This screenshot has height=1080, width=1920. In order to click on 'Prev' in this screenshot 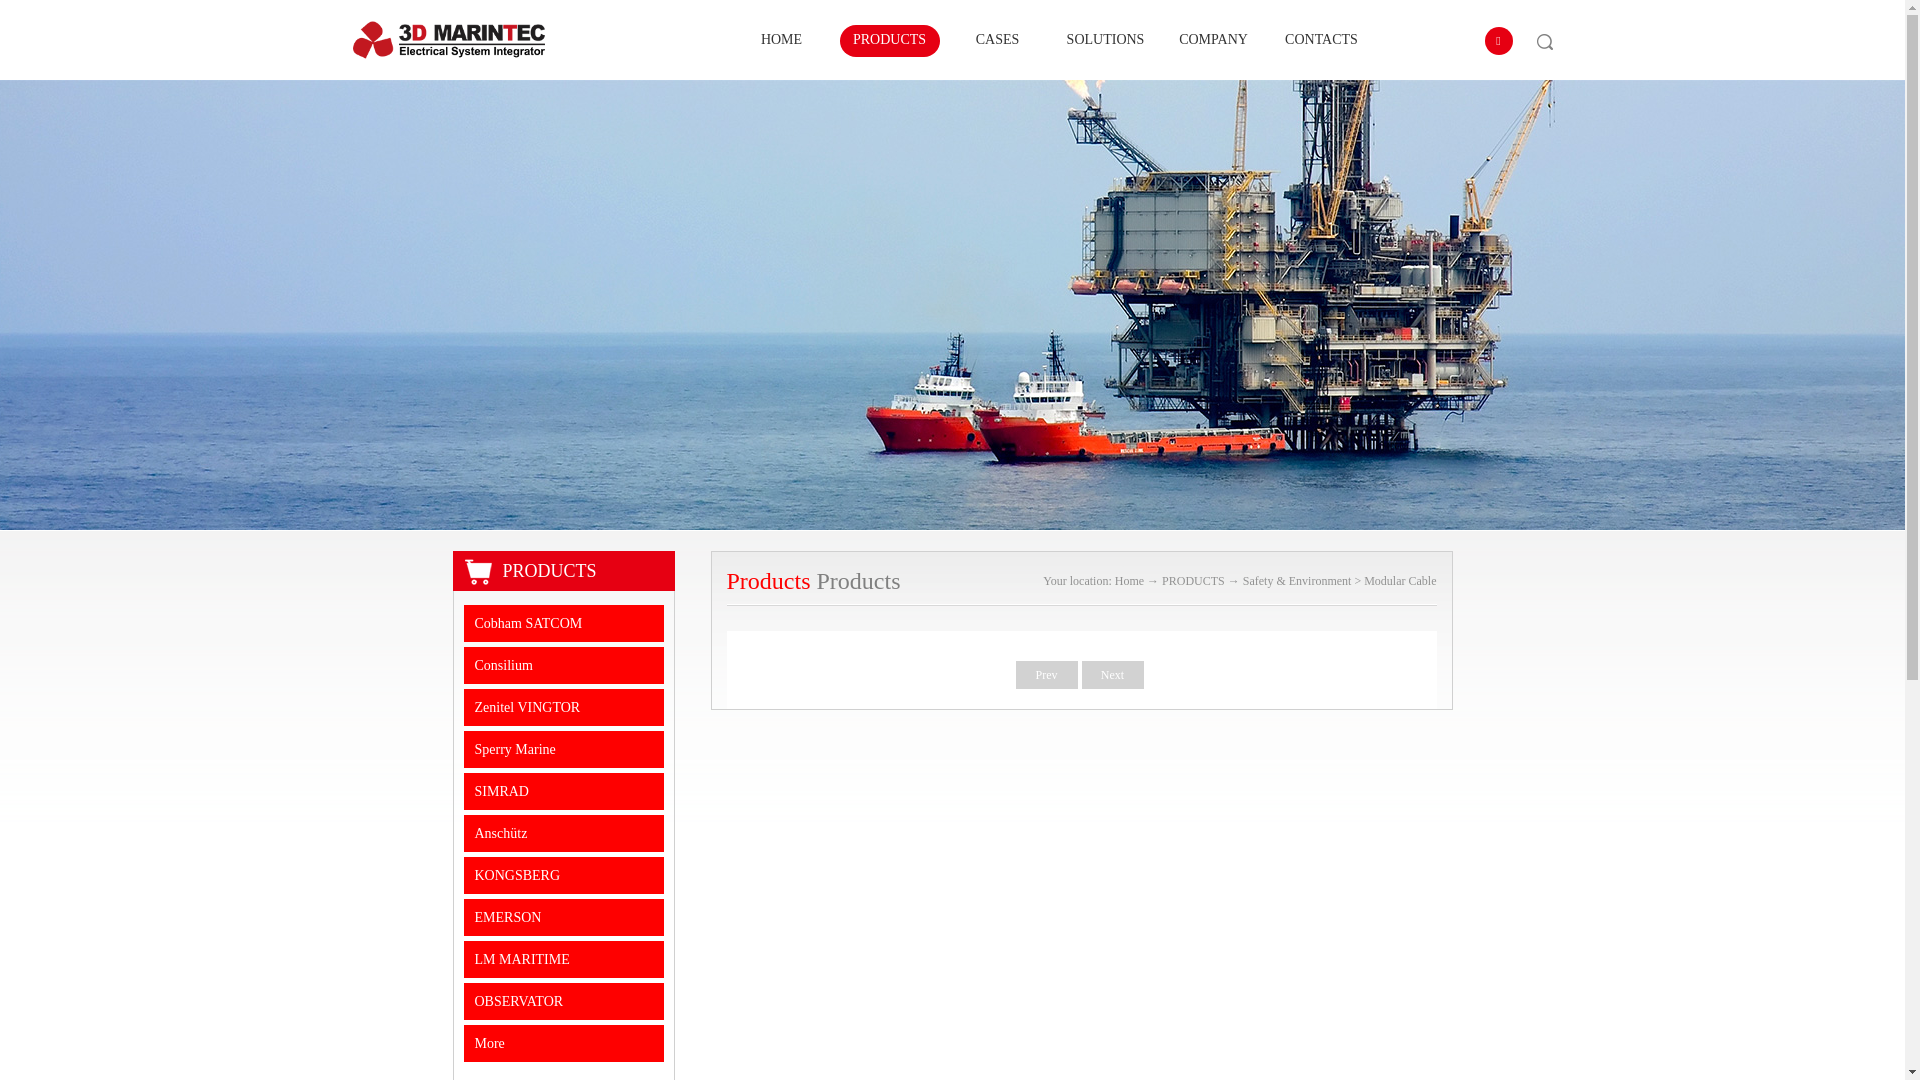, I will do `click(1016, 675)`.